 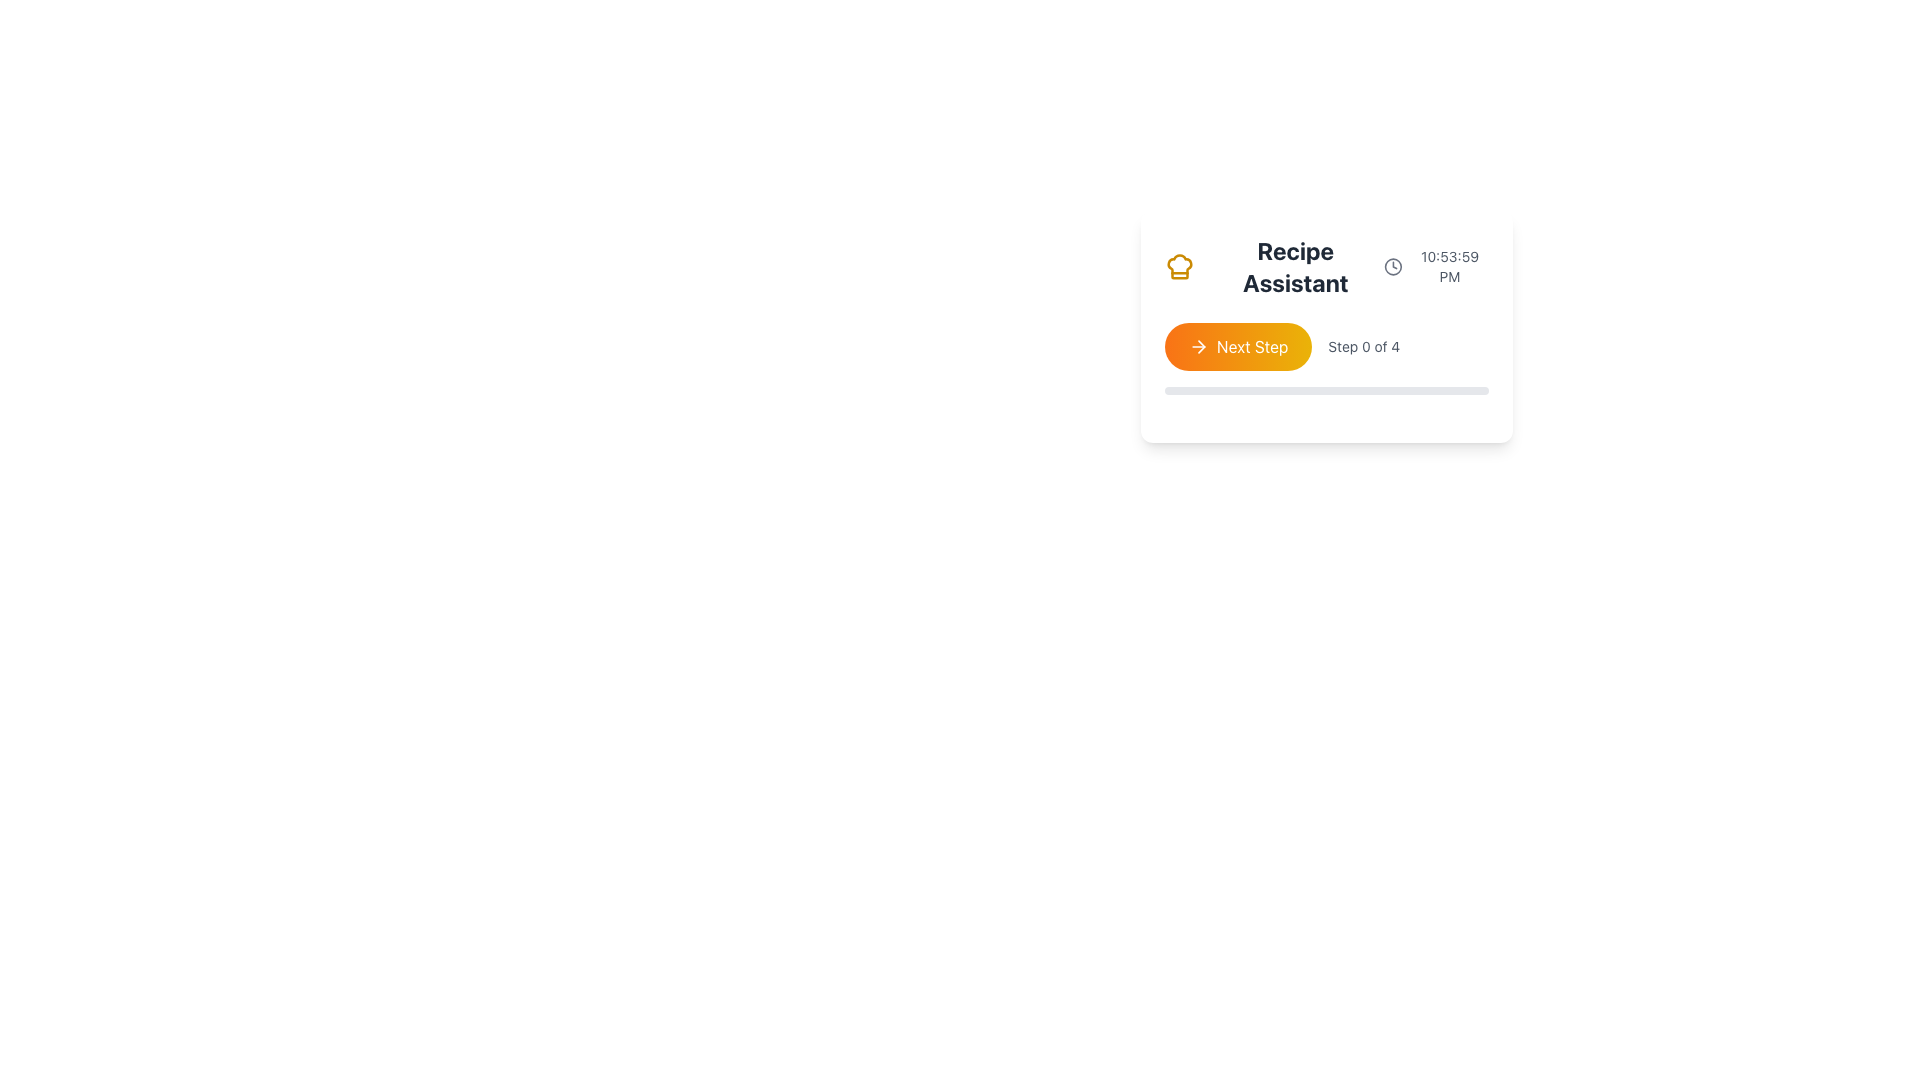 I want to click on the arrow head of the right-pointing arrow icon on the 'Next Step' button to interact with the button and trigger its functionality, so click(x=1200, y=346).